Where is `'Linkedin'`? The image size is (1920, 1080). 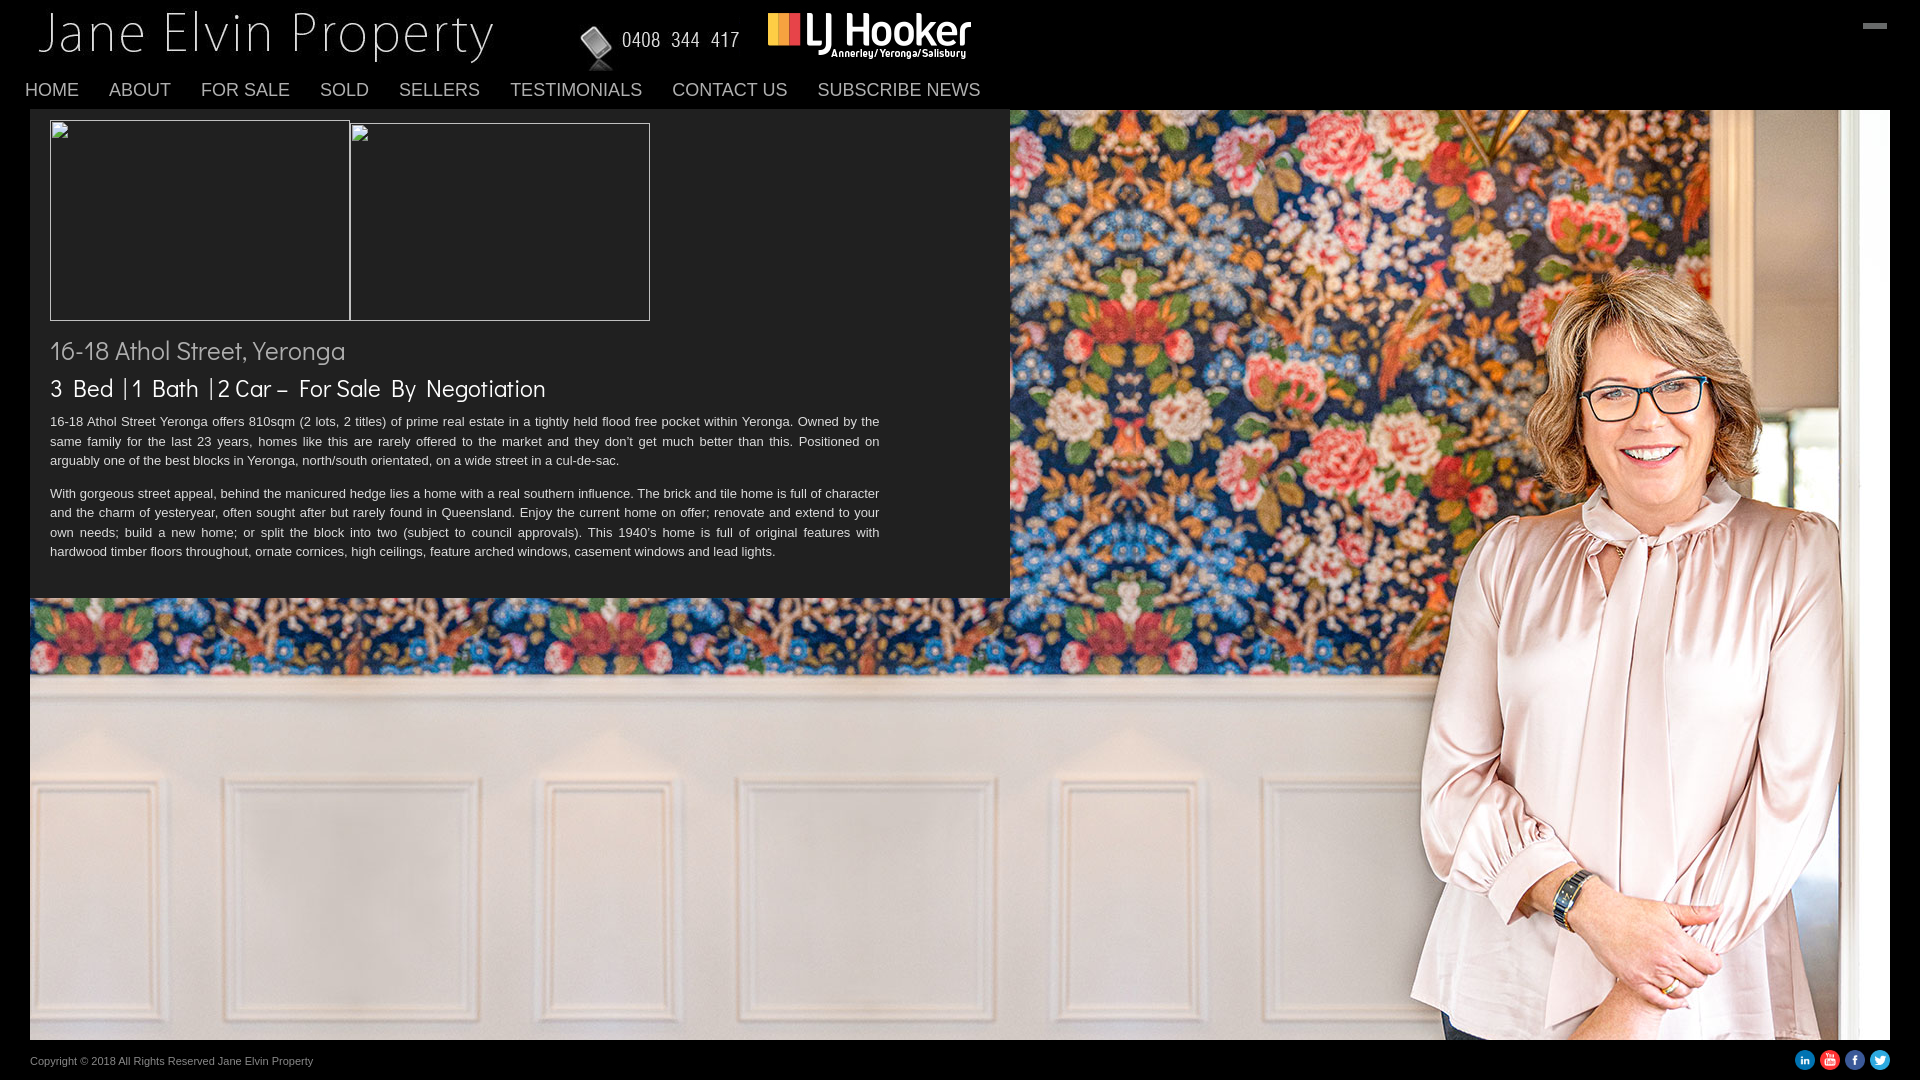
'Linkedin' is located at coordinates (1804, 1064).